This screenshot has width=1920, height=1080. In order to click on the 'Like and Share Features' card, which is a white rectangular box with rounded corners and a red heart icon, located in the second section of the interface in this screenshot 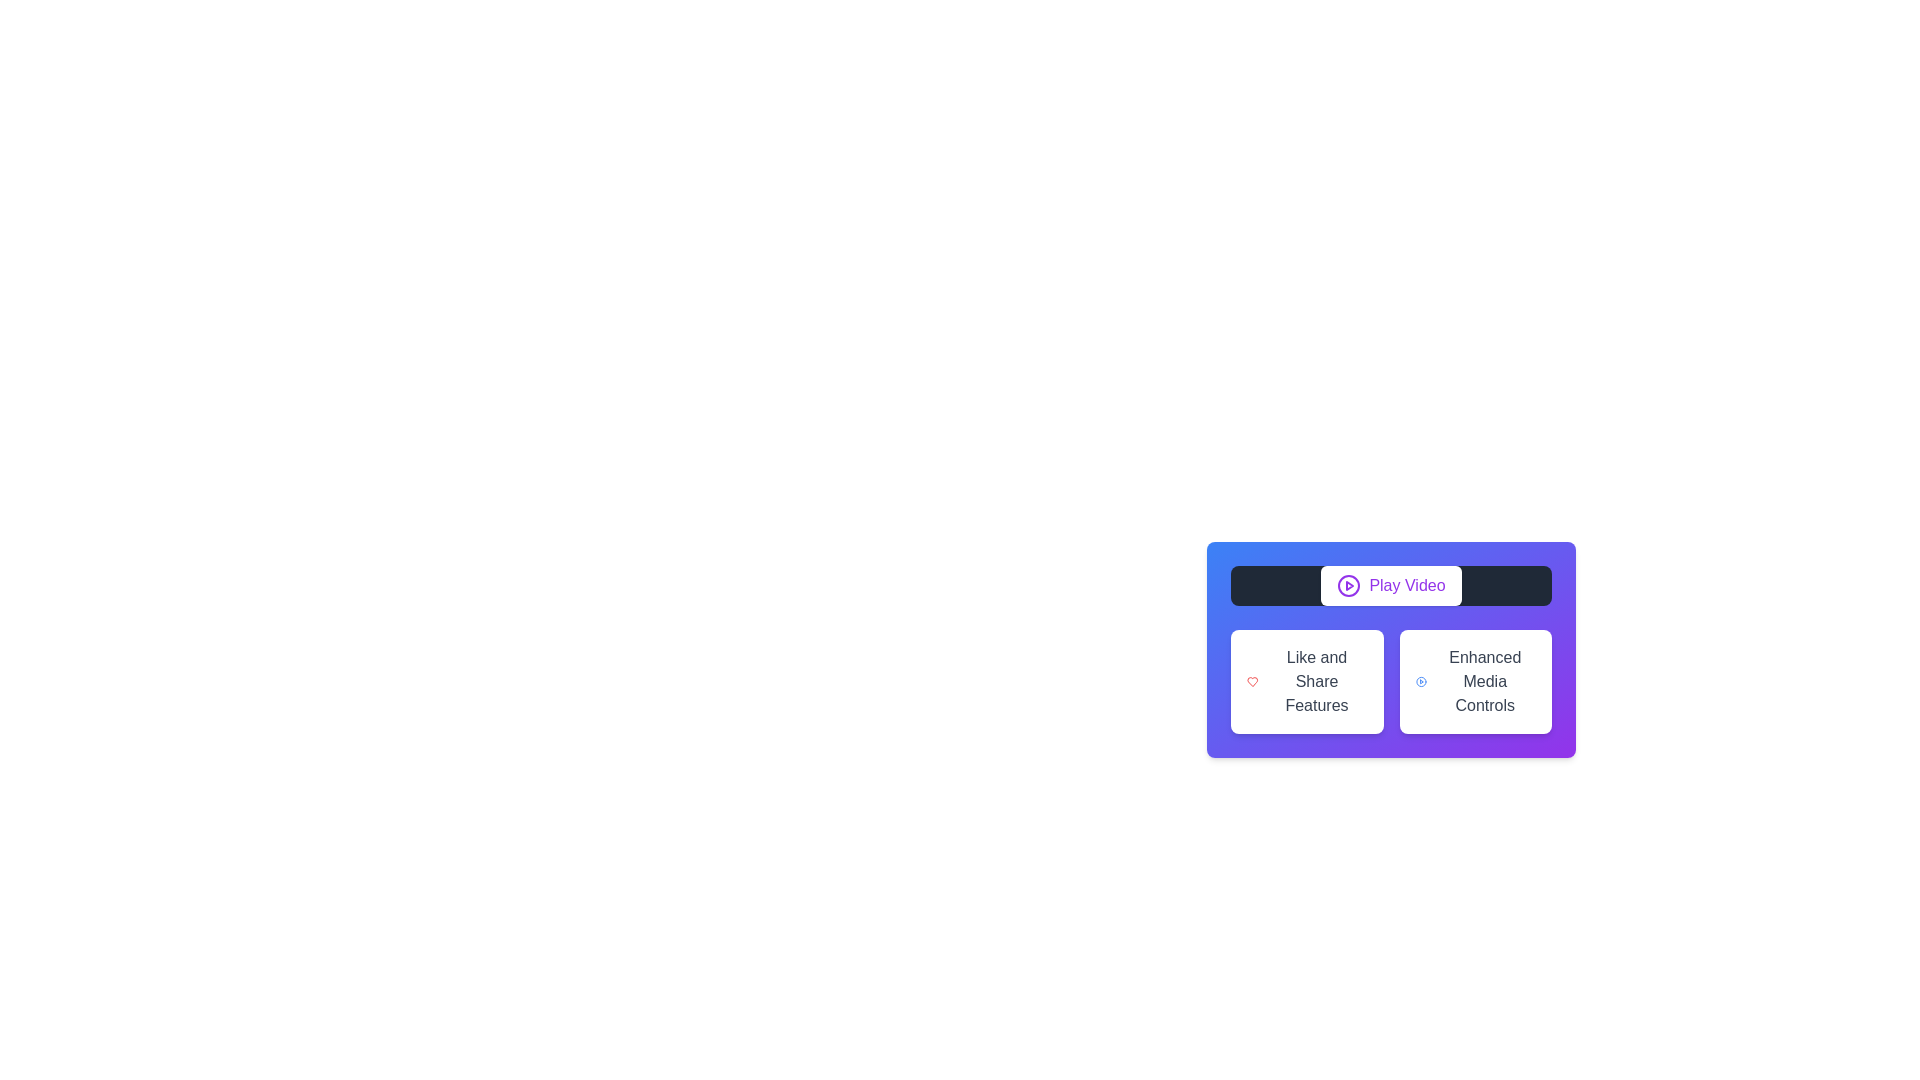, I will do `click(1306, 681)`.